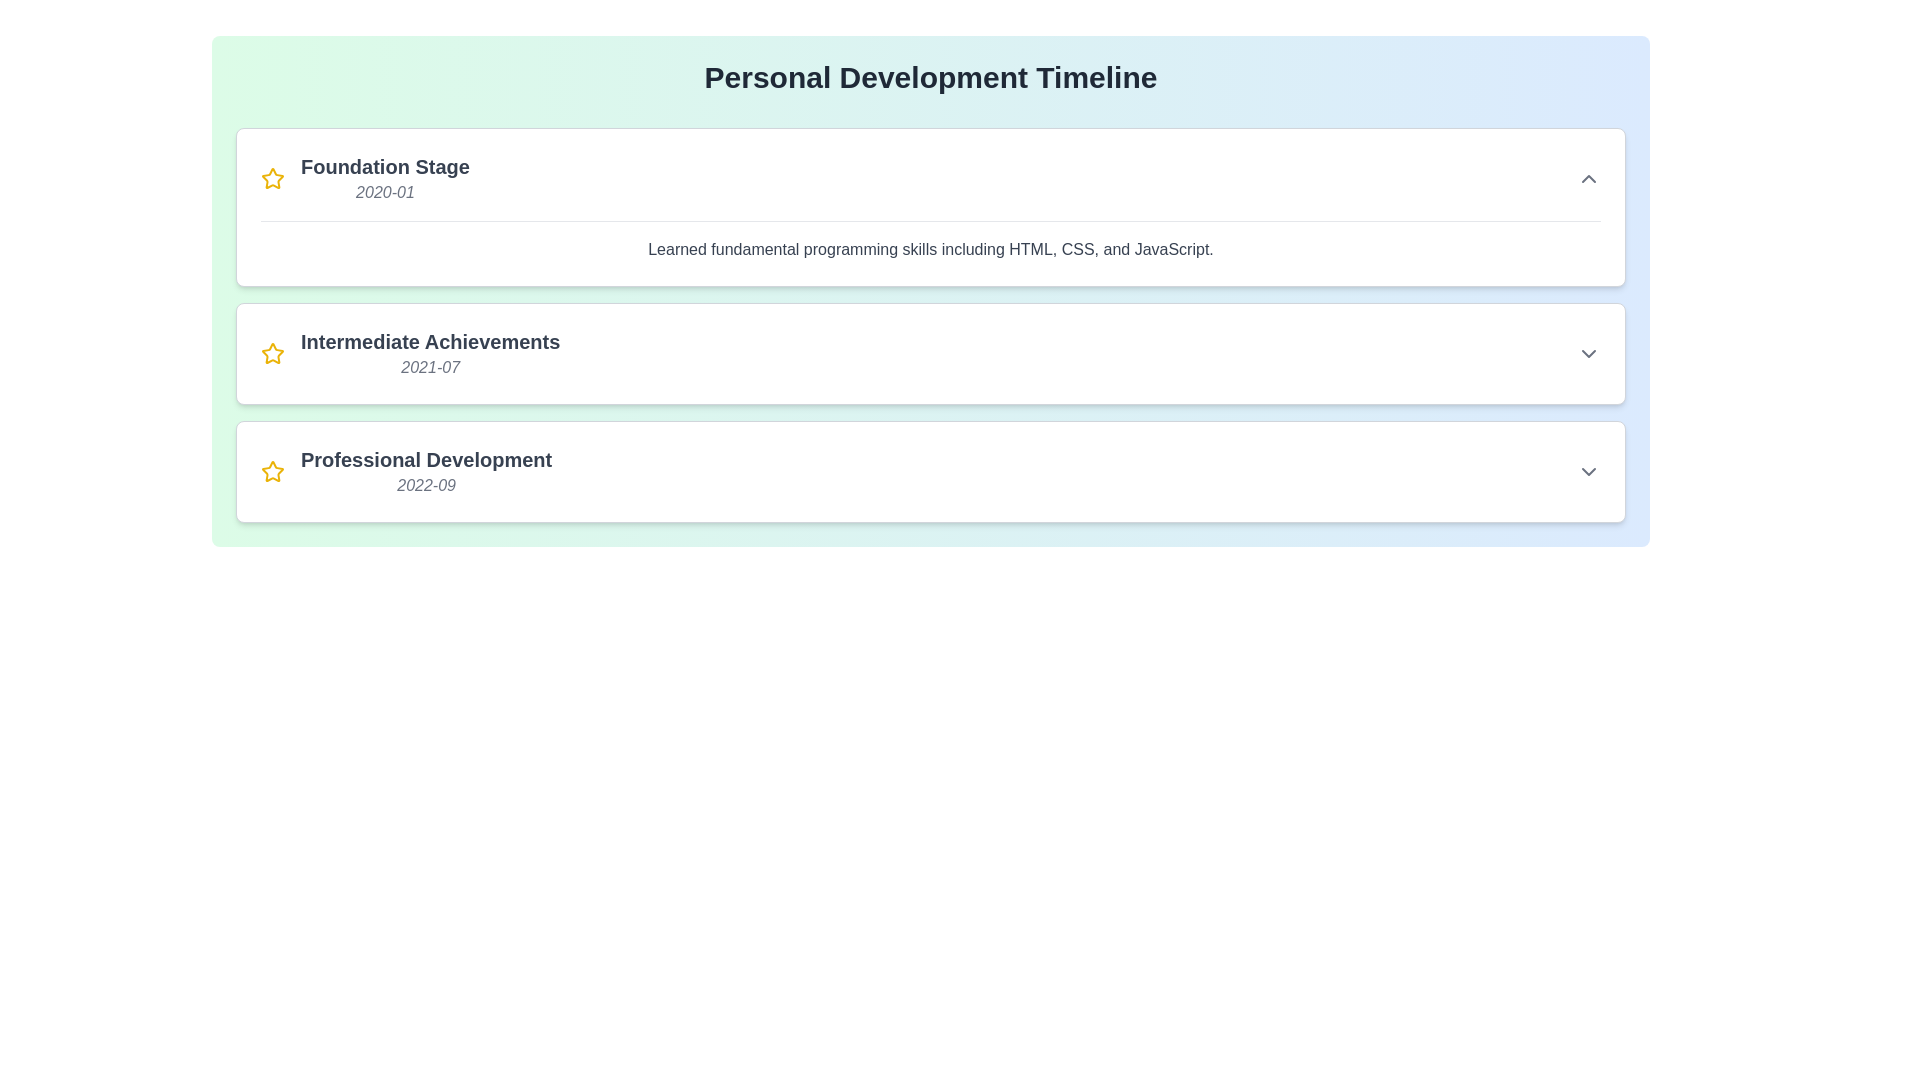 This screenshot has width=1920, height=1080. What do you see at coordinates (385, 177) in the screenshot?
I see `to select the 'Foundation Stage' text content block located near the top of the page under the star icon in the 'Personal Development Timeline' section` at bounding box center [385, 177].